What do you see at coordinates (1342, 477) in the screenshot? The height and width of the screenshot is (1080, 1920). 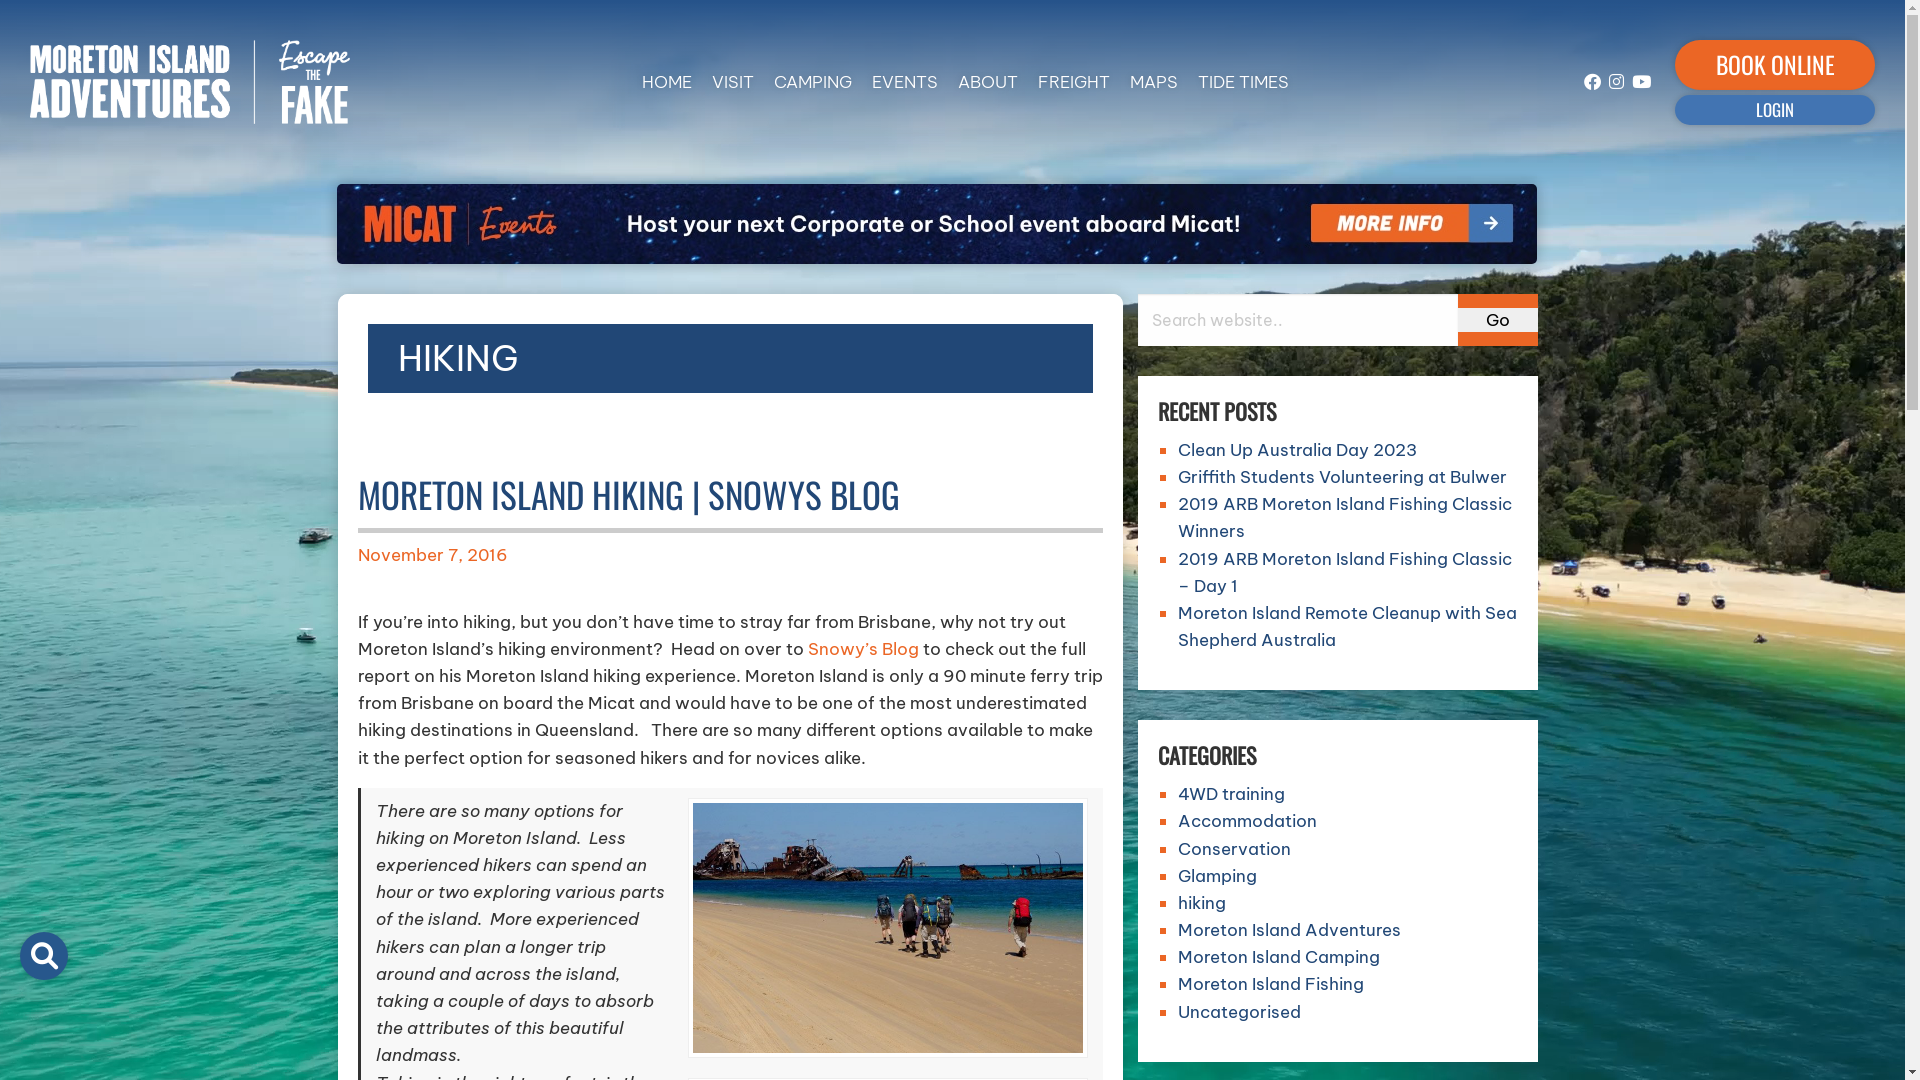 I see `'Griffith Students Volunteering at Bulwer'` at bounding box center [1342, 477].